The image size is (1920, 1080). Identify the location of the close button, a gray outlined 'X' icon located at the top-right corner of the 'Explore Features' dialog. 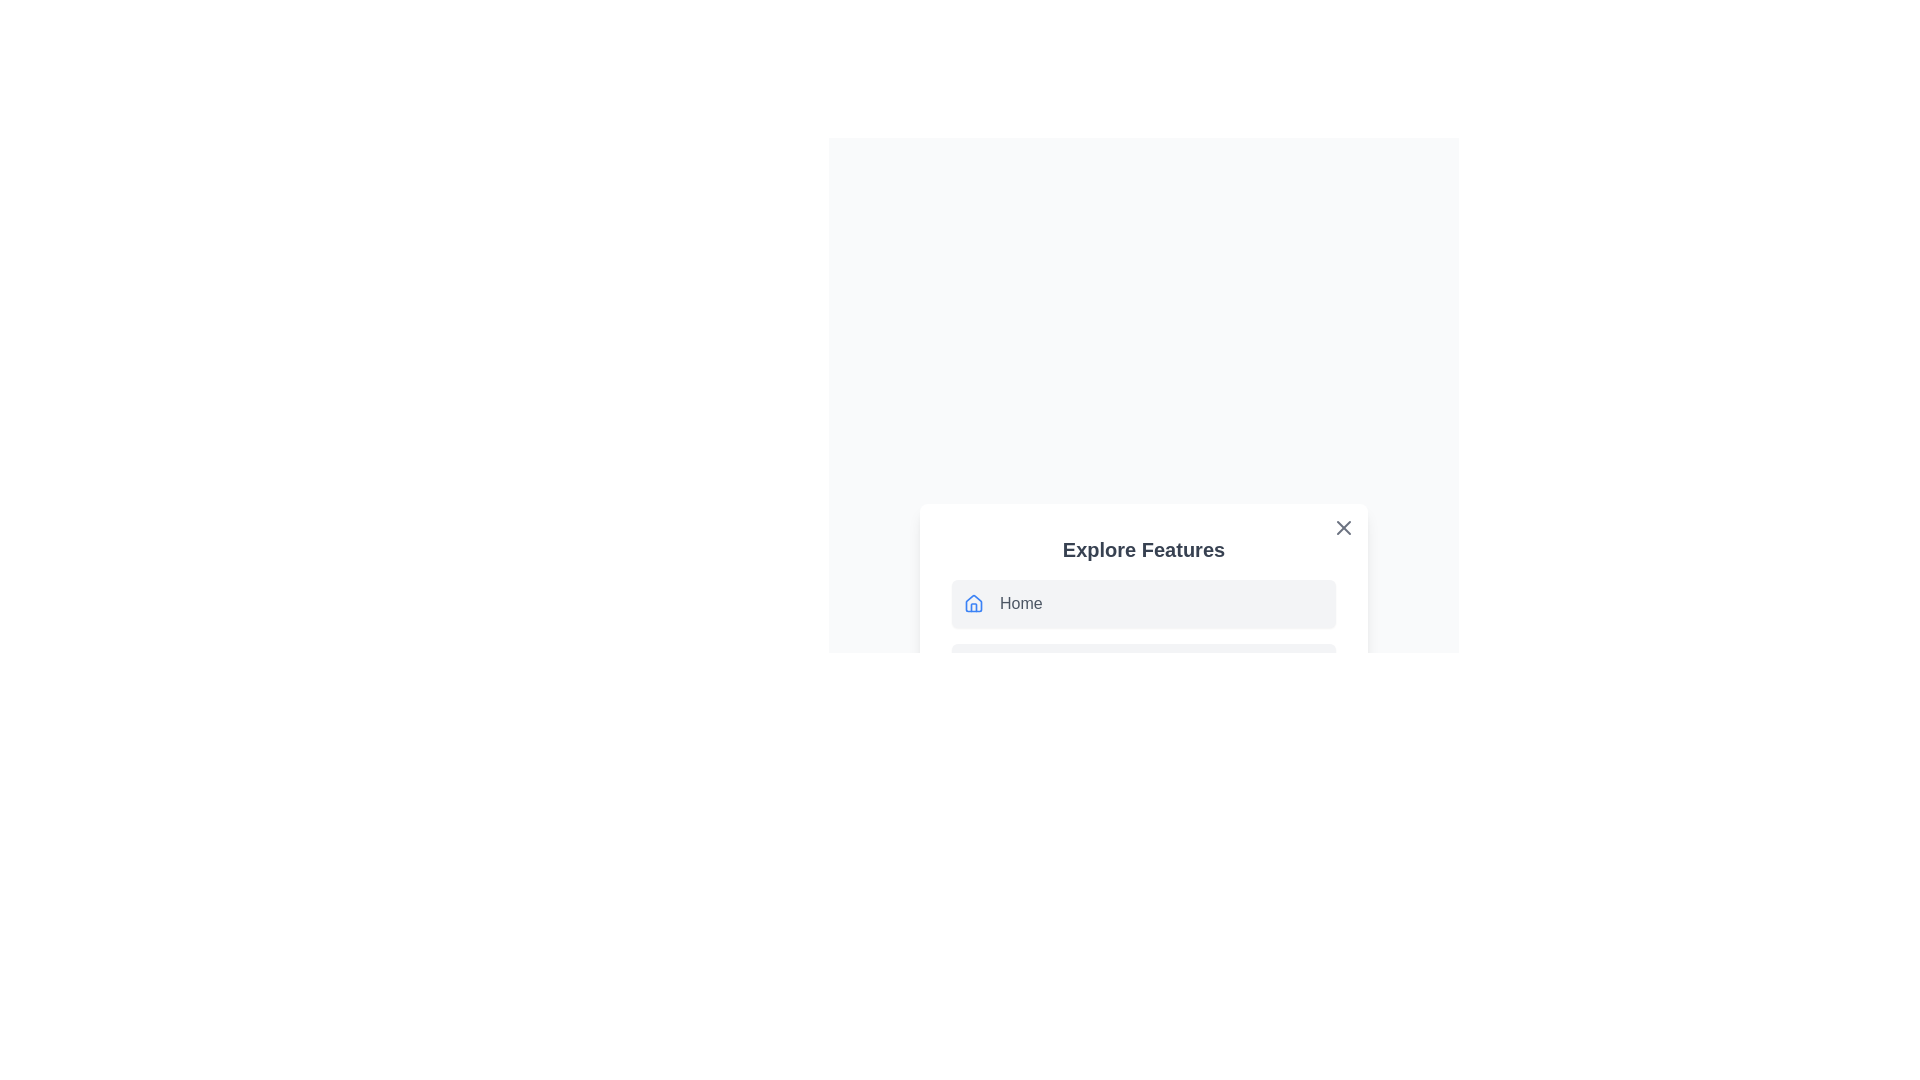
(1344, 527).